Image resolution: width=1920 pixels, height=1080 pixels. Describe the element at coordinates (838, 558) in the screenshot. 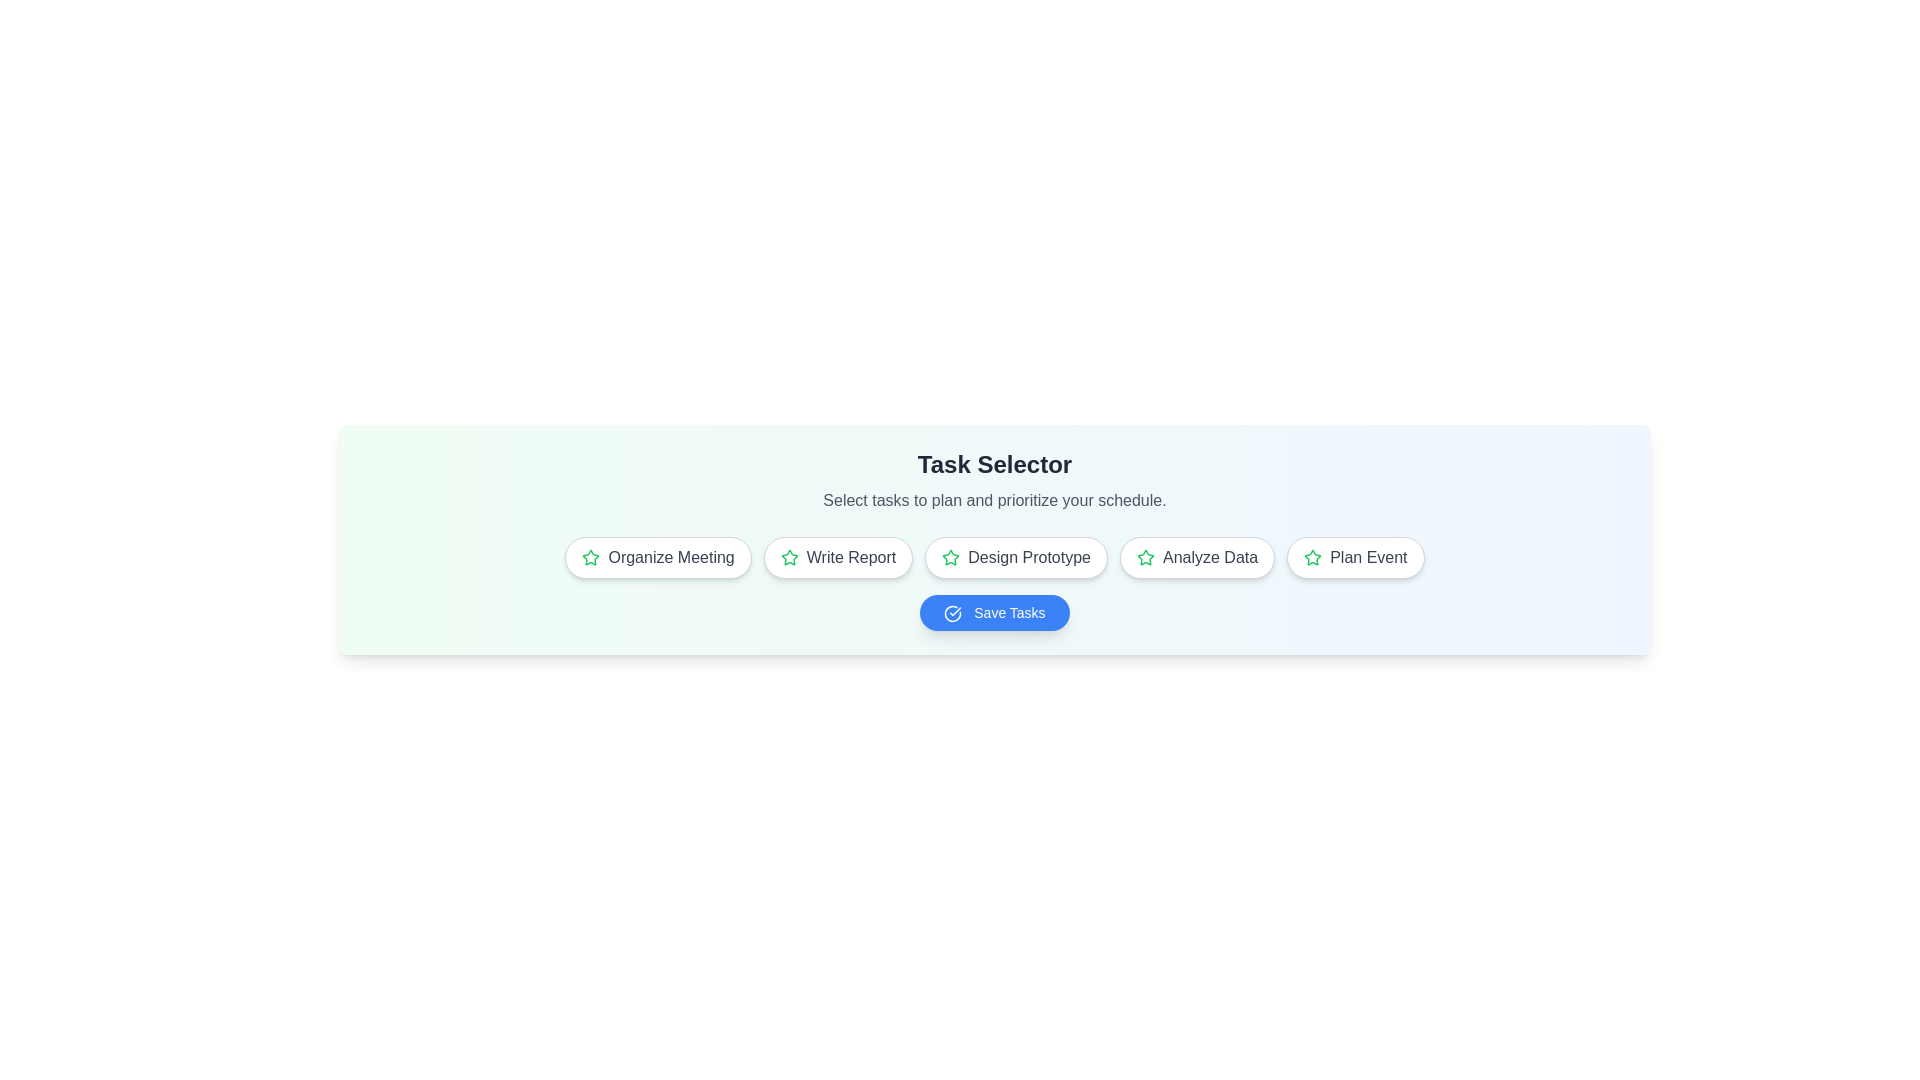

I see `the task Write Report to select it` at that location.